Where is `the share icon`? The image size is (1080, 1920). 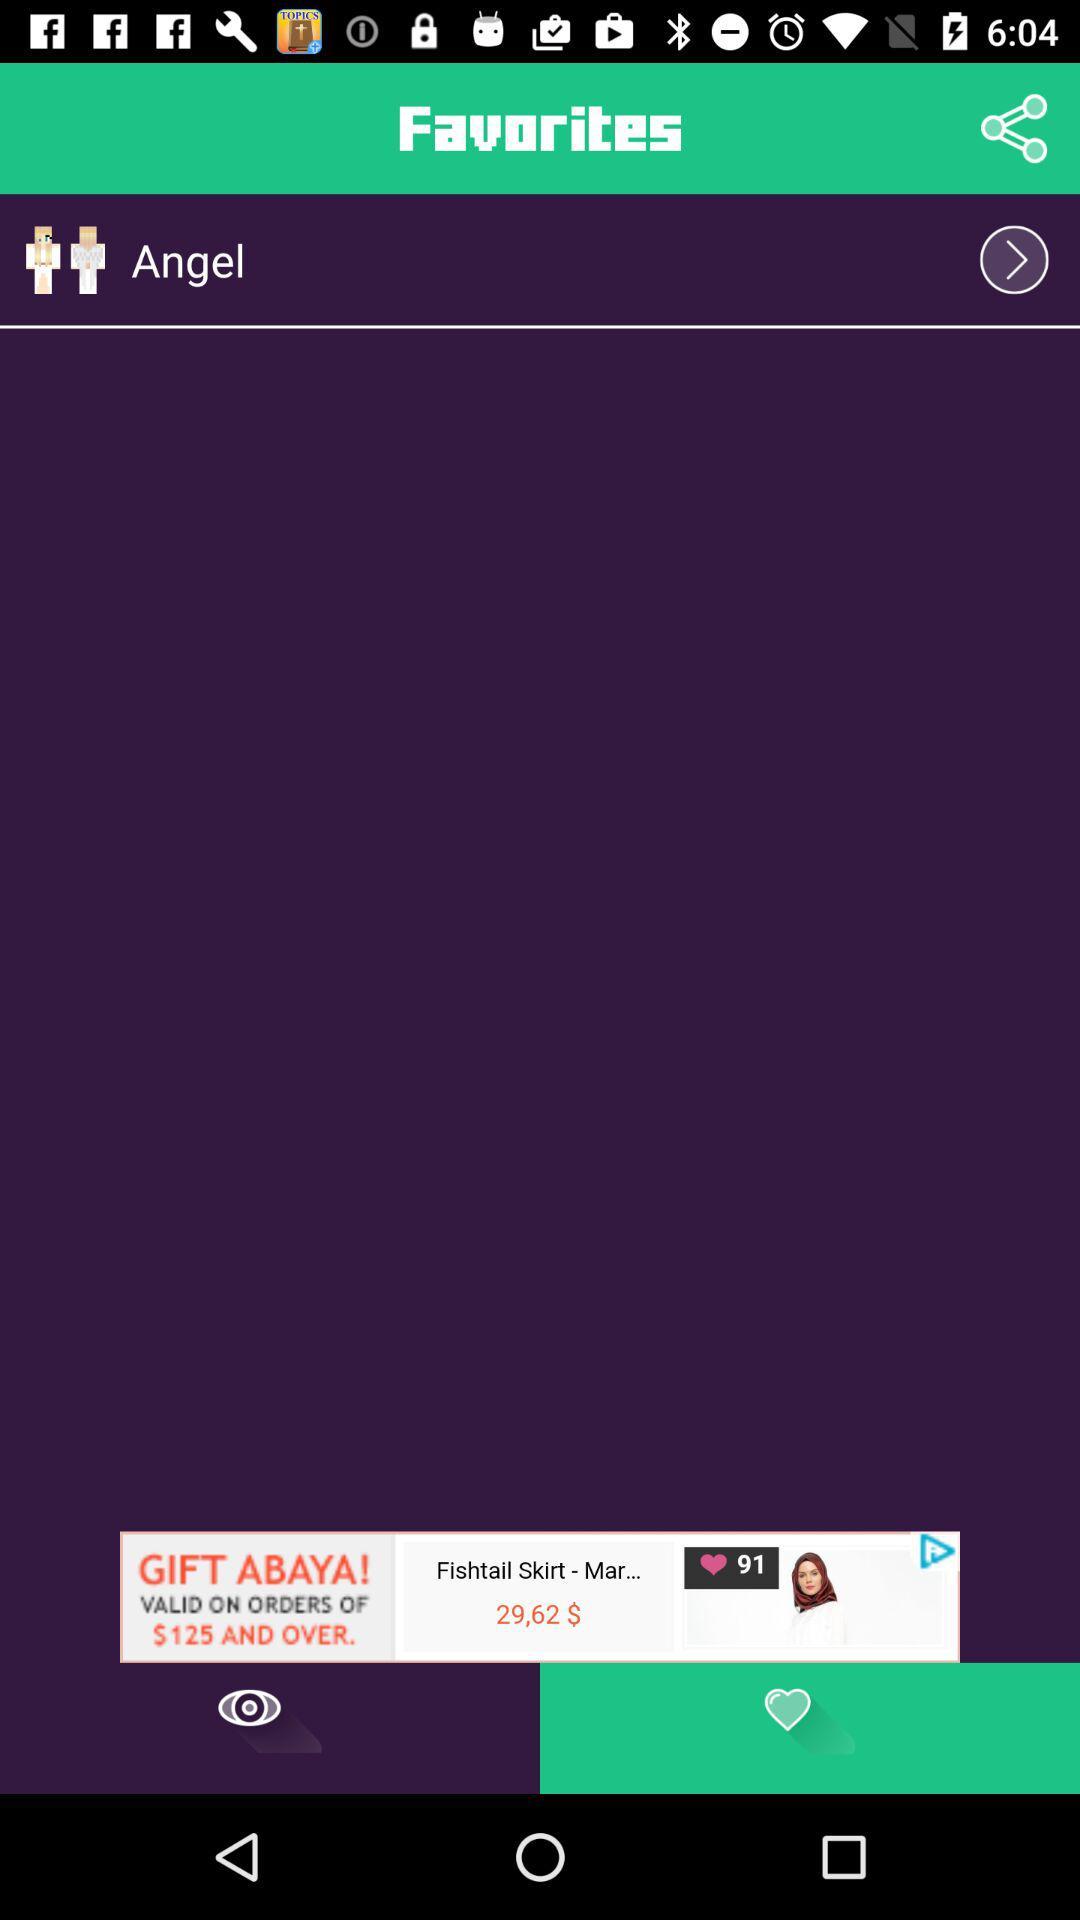 the share icon is located at coordinates (1014, 127).